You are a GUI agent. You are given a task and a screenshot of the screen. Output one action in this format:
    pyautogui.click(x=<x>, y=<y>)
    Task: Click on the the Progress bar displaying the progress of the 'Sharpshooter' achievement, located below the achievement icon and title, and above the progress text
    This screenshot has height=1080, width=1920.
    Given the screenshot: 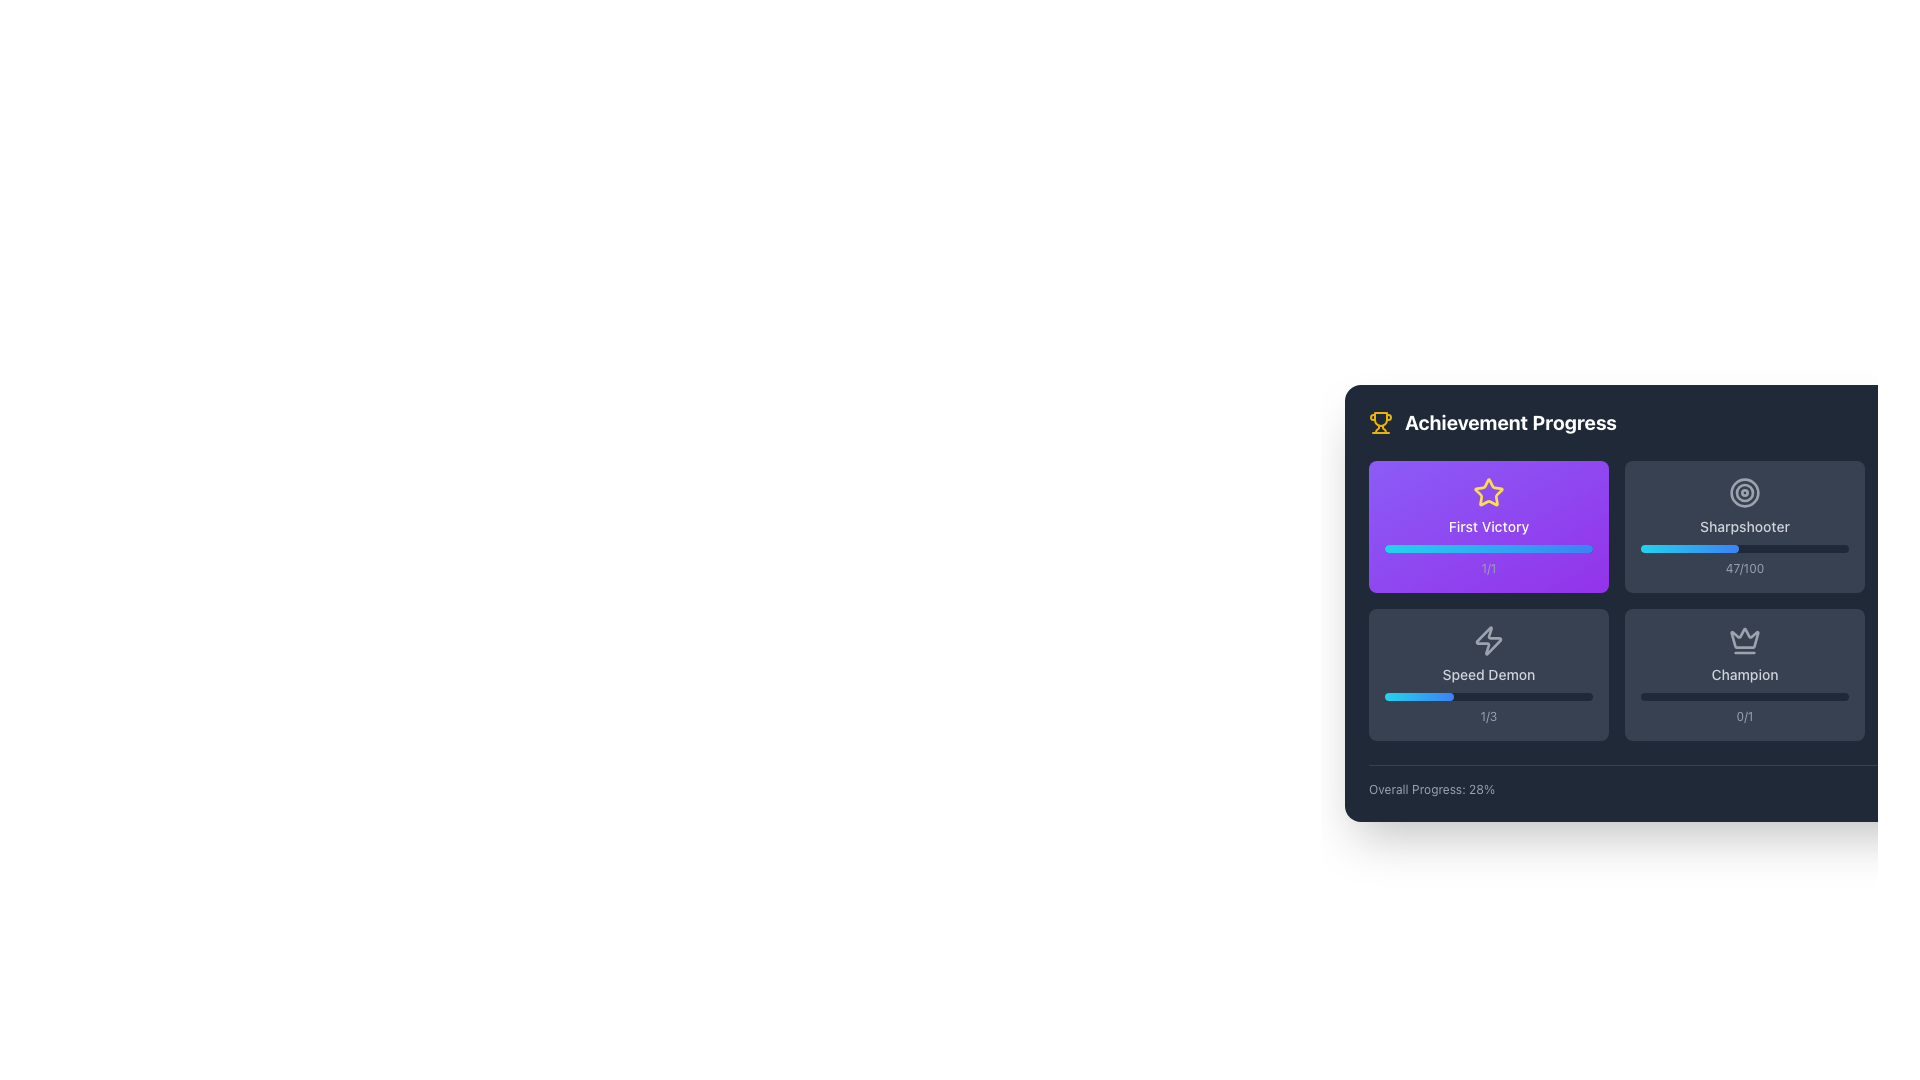 What is the action you would take?
    pyautogui.click(x=1744, y=548)
    